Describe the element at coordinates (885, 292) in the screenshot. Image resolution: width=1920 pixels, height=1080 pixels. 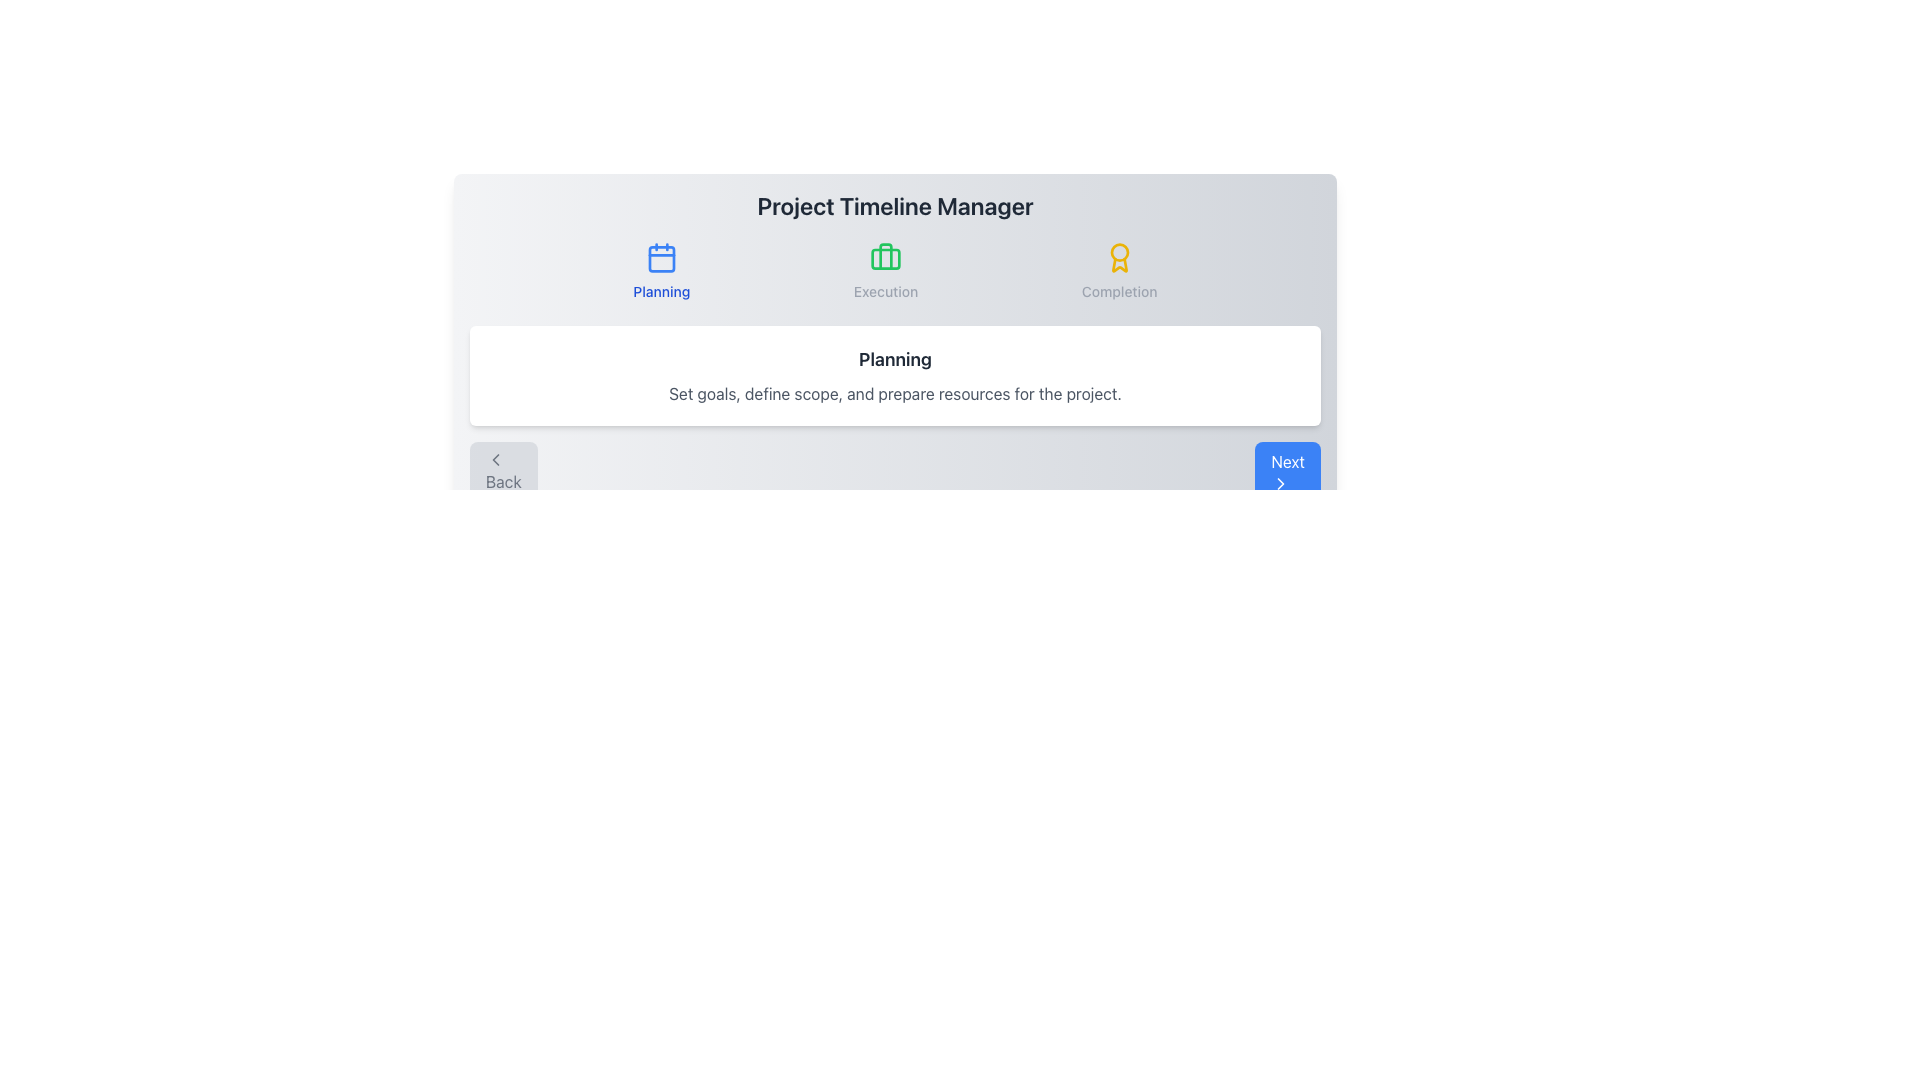
I see `the static text label indicating the 'Execution' phase of the project timeline, which is the middle label among 'Planning' and 'Completion'` at that location.